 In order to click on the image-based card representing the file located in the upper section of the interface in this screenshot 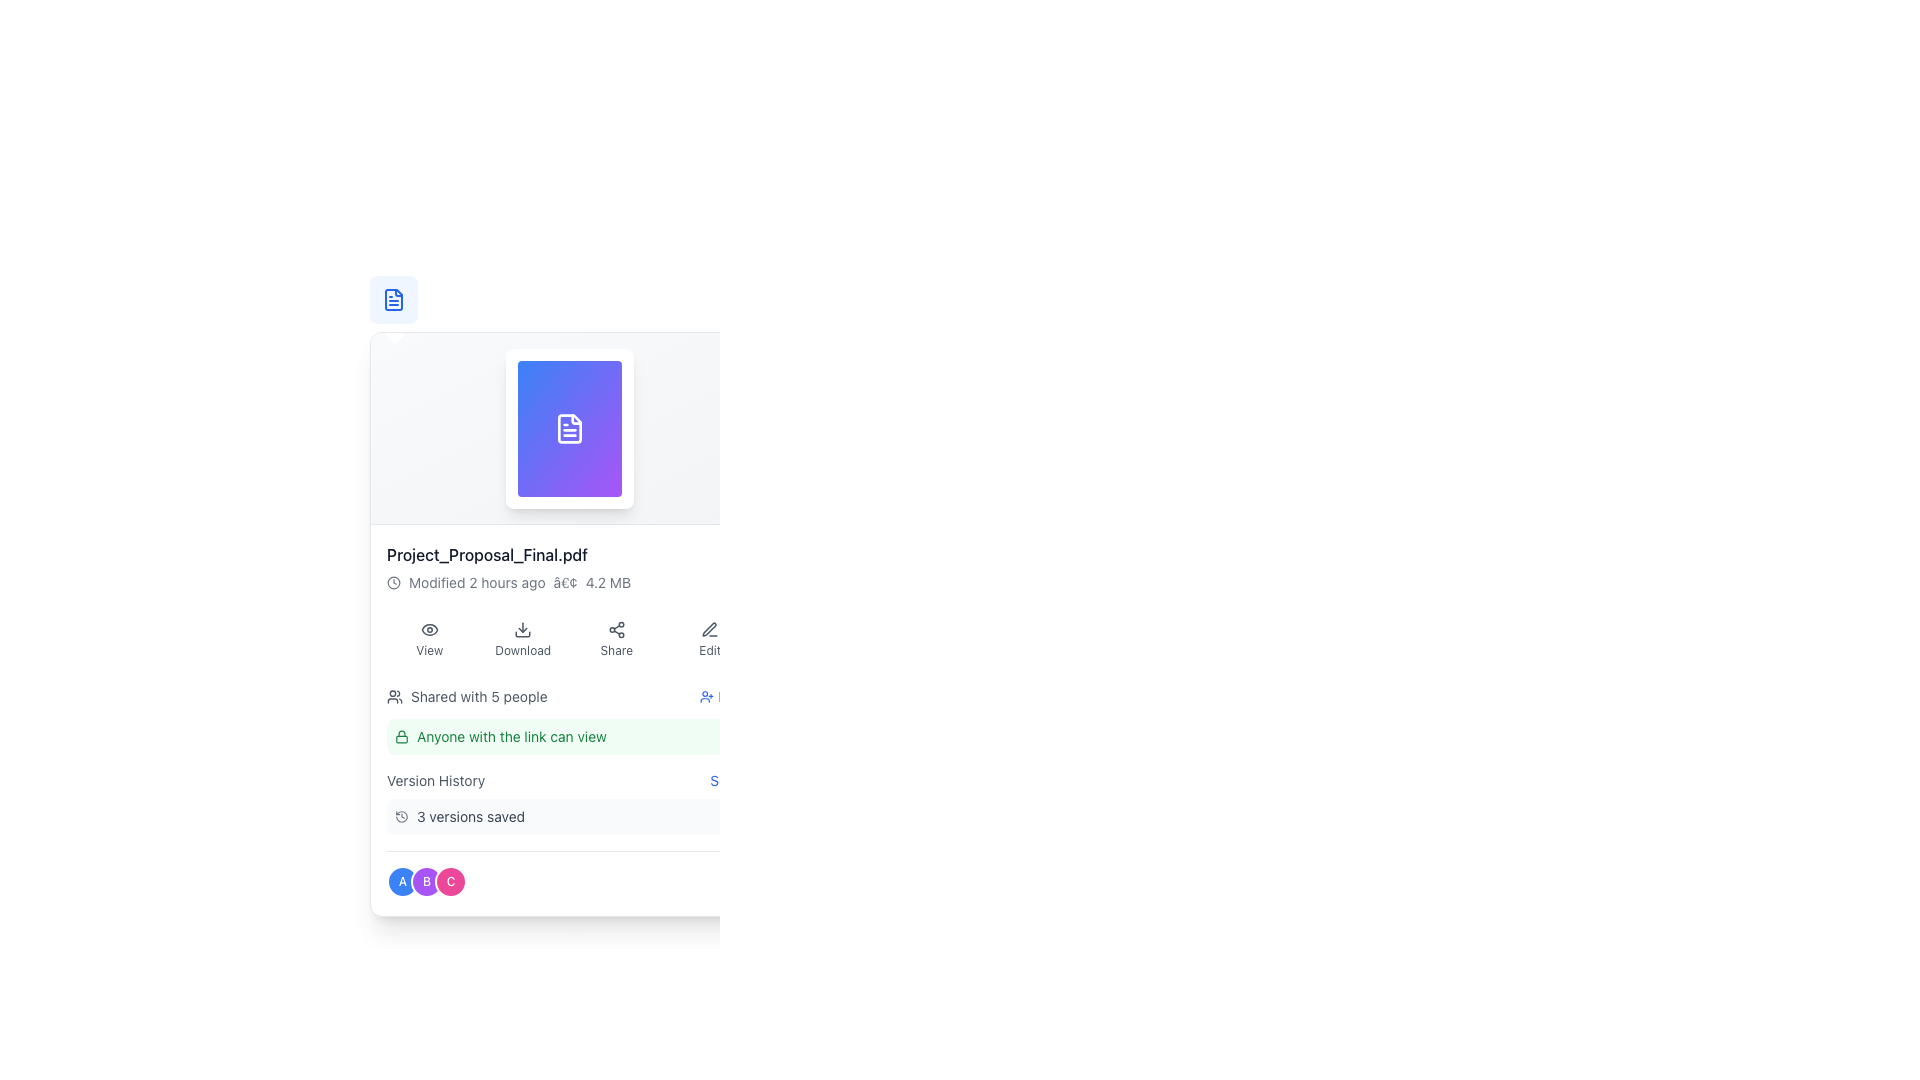, I will do `click(569, 427)`.